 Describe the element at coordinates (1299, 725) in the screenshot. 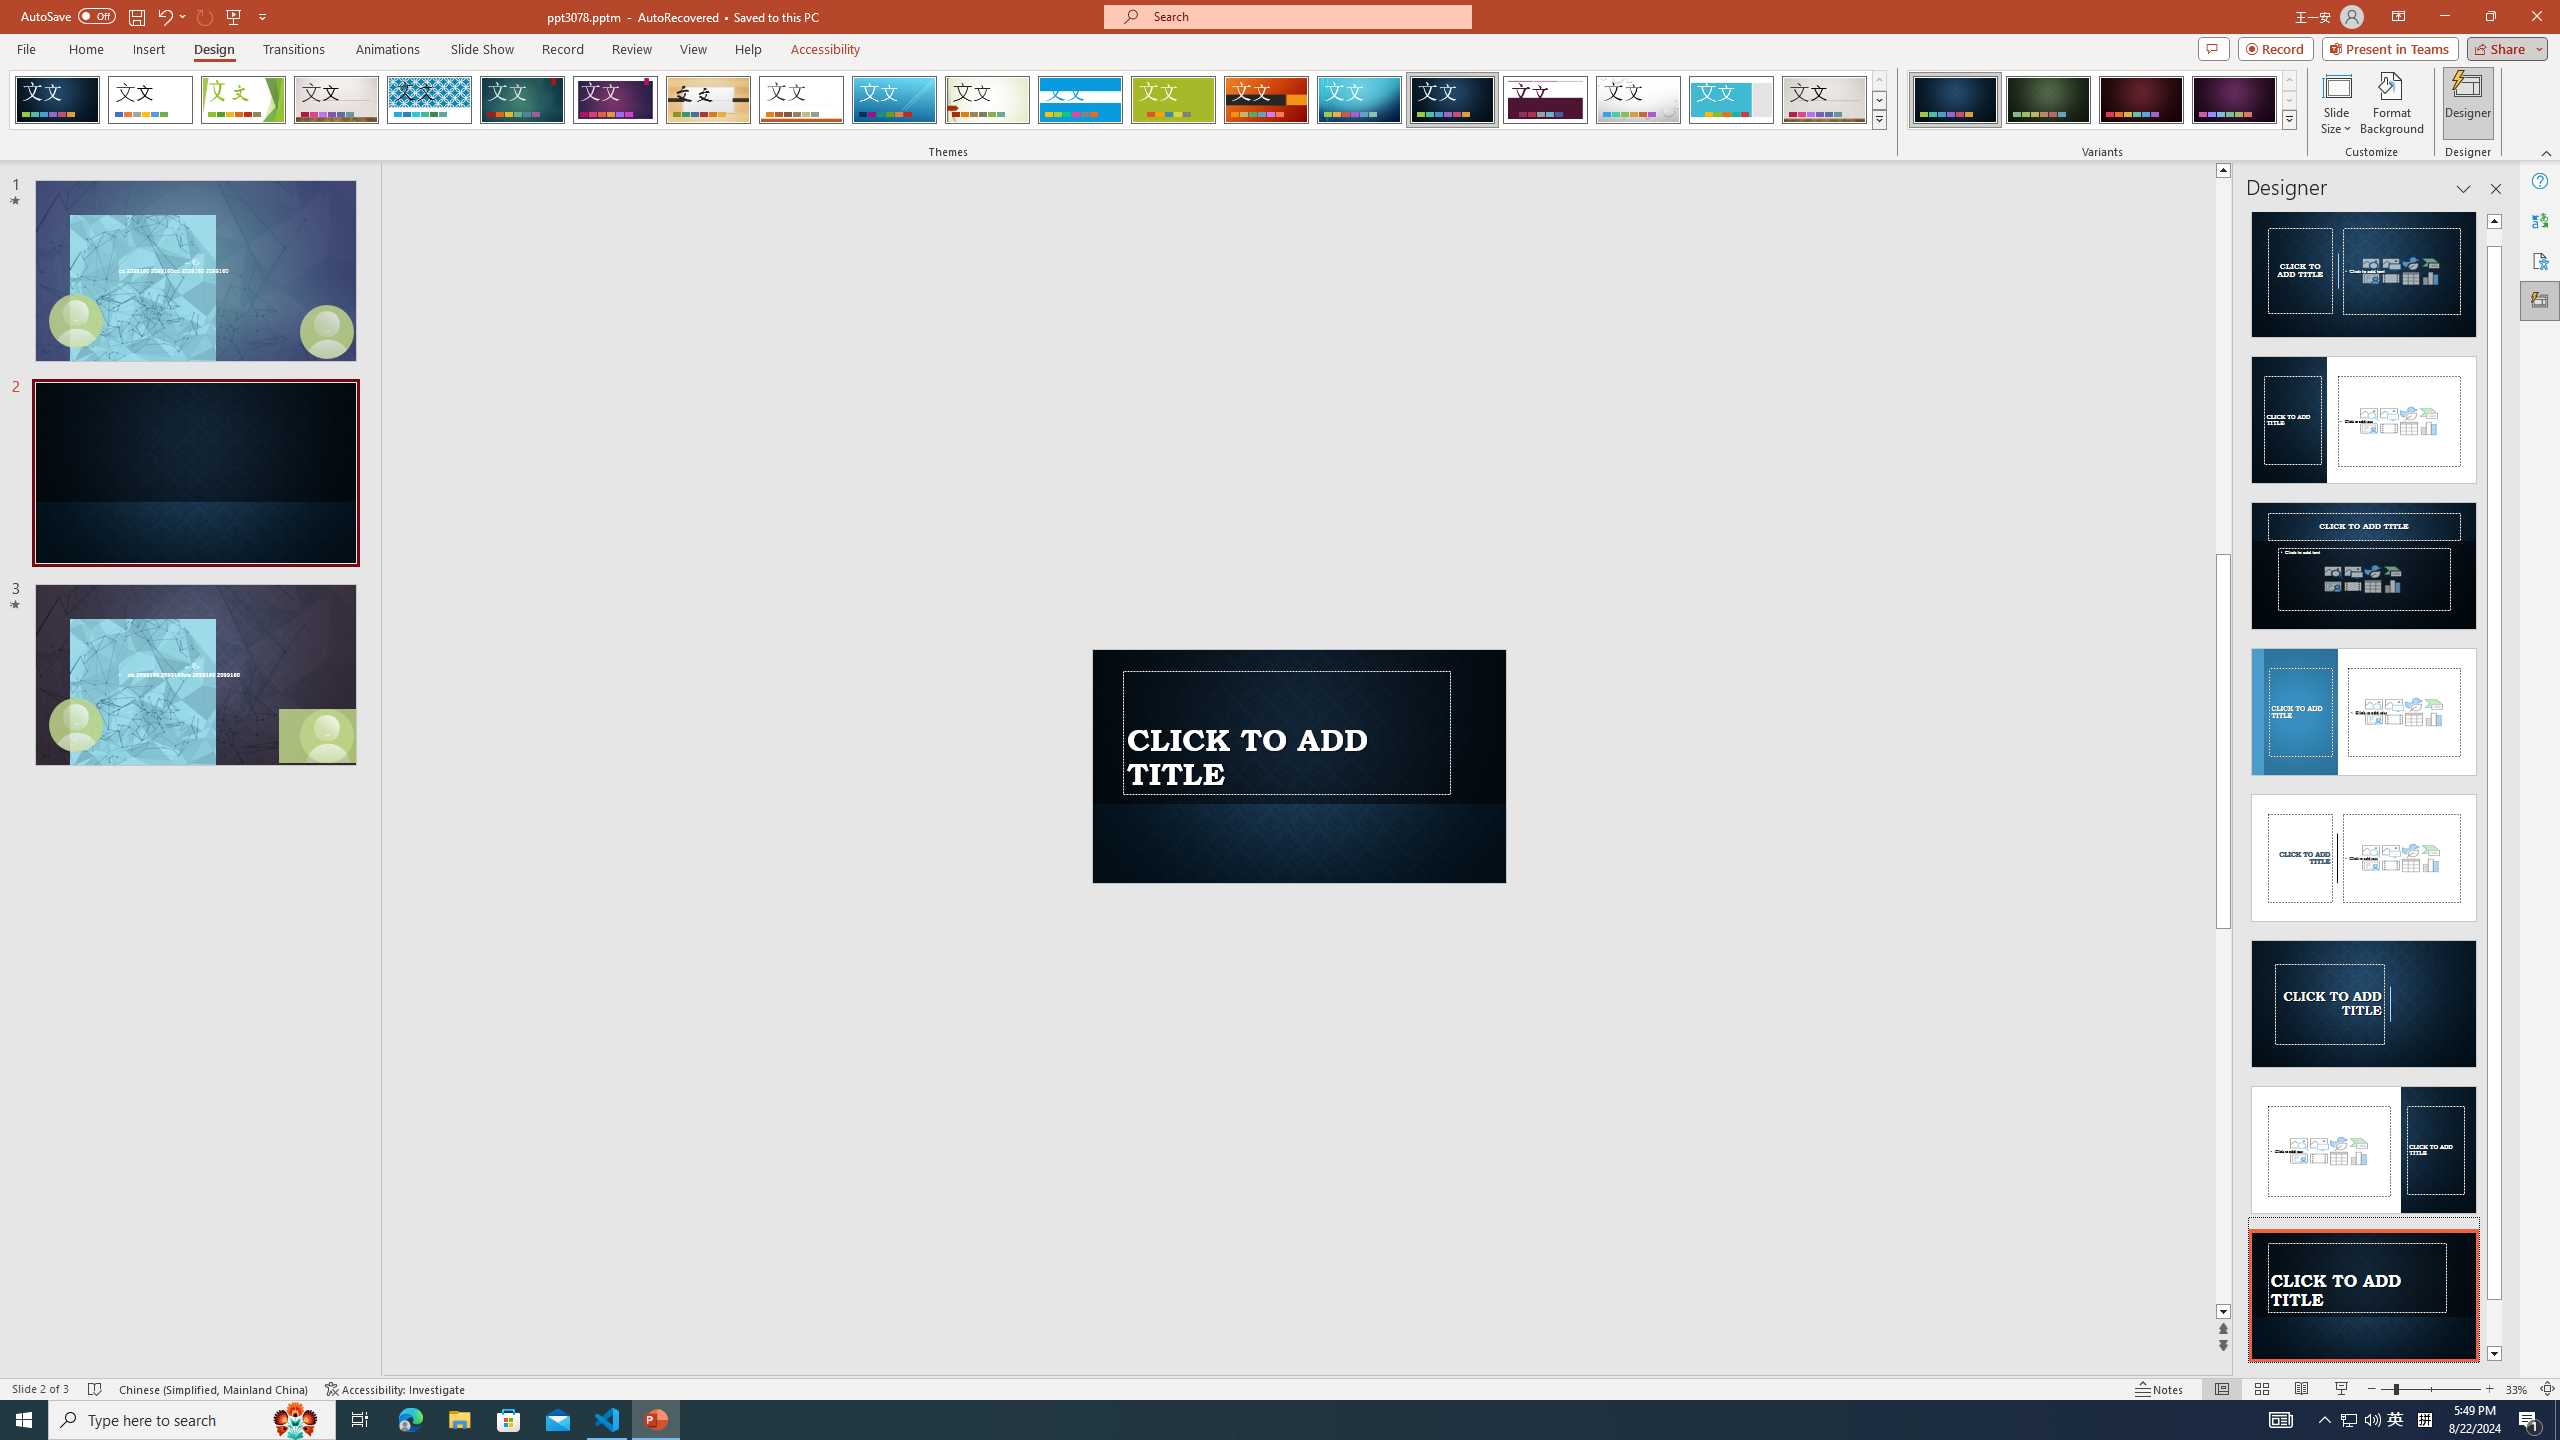

I see `'Decorative Locked'` at that location.